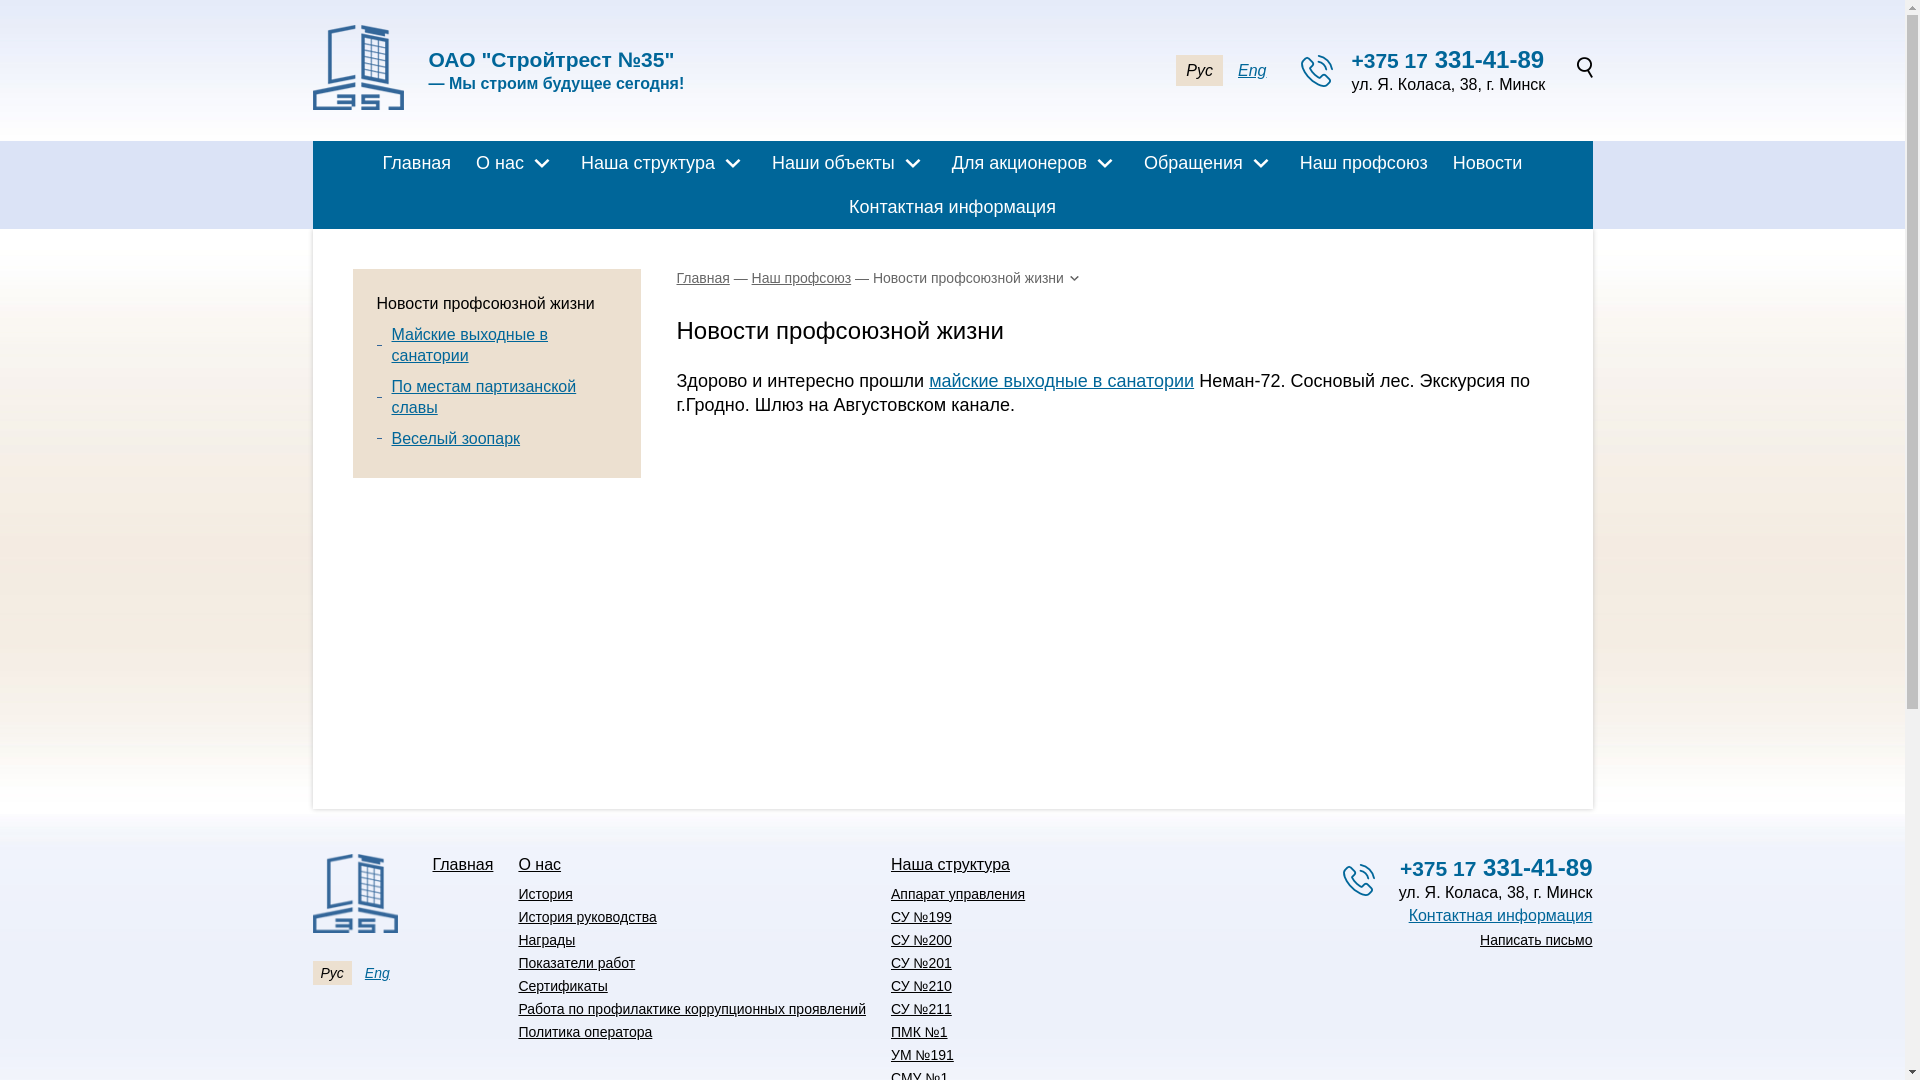 This screenshot has height=1080, width=1920. Describe the element at coordinates (364, 971) in the screenshot. I see `'Eng'` at that location.